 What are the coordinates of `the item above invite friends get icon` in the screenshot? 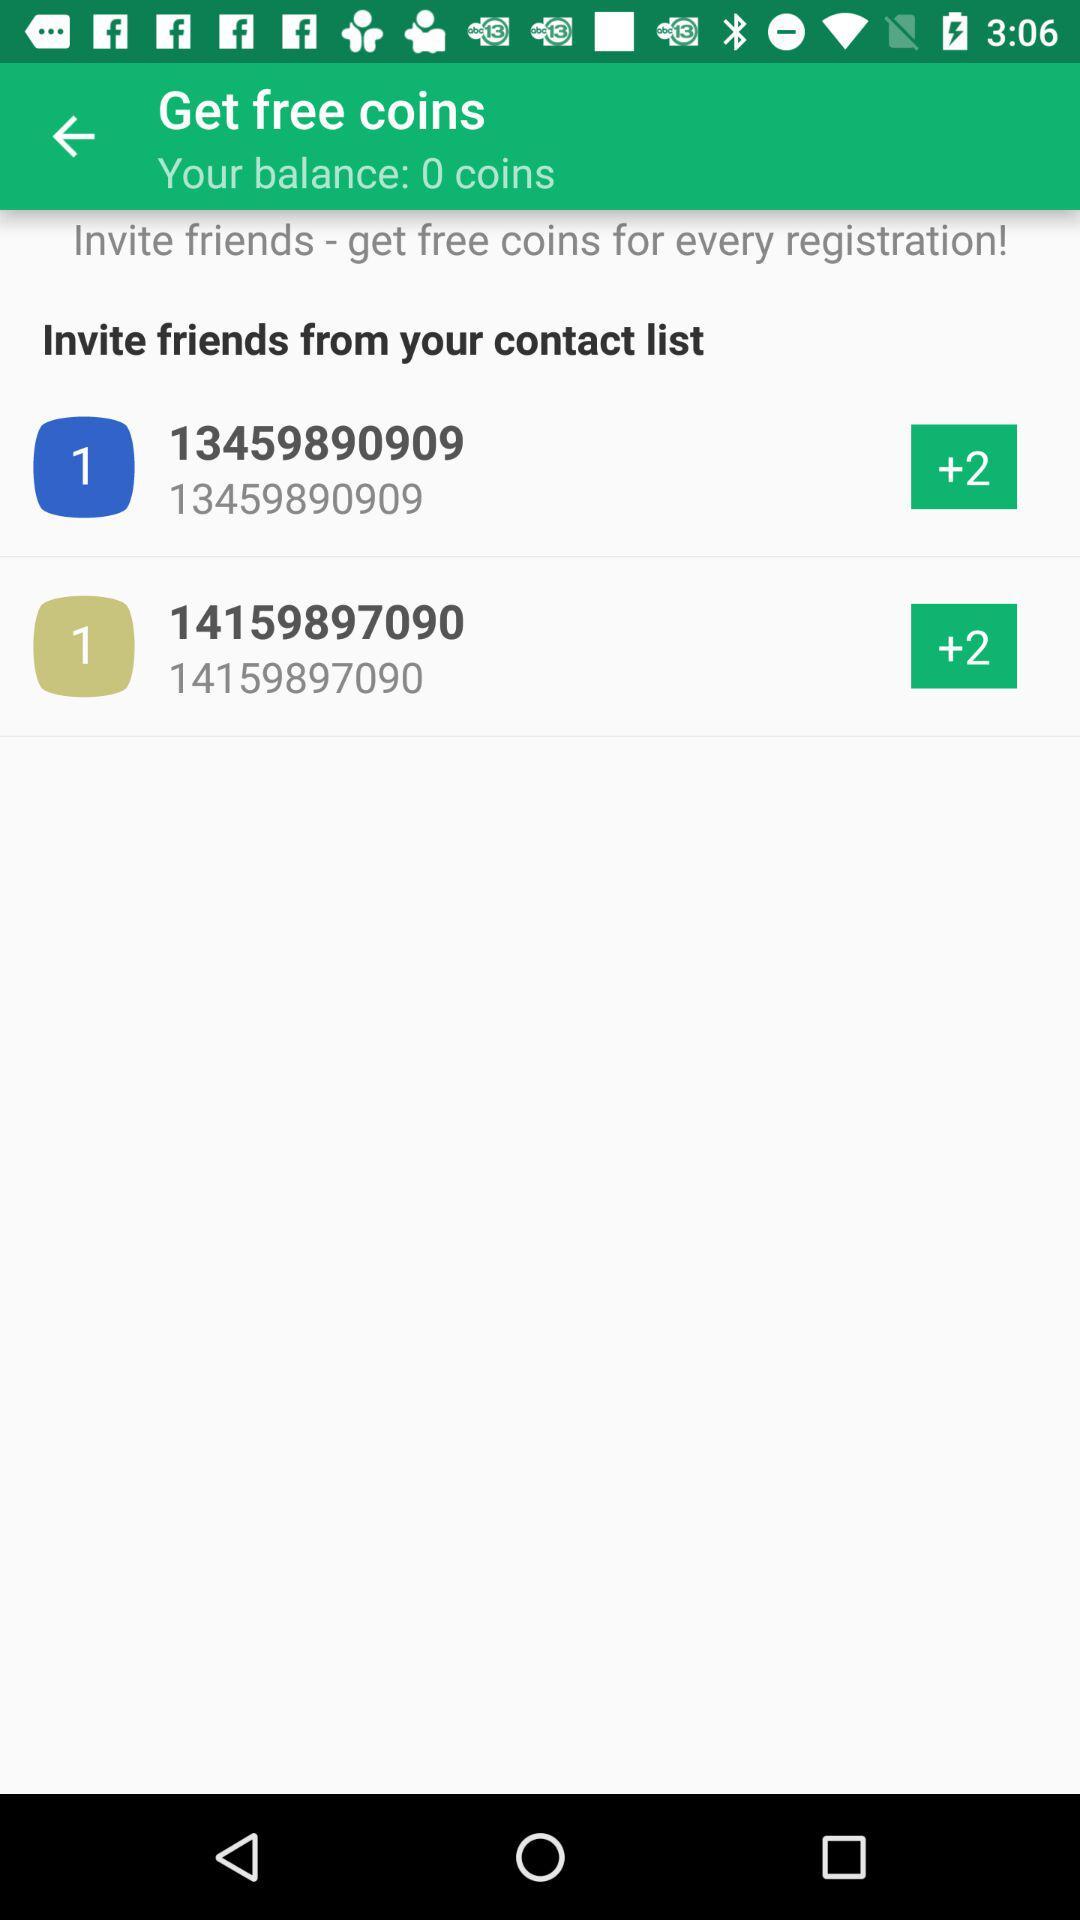 It's located at (72, 135).